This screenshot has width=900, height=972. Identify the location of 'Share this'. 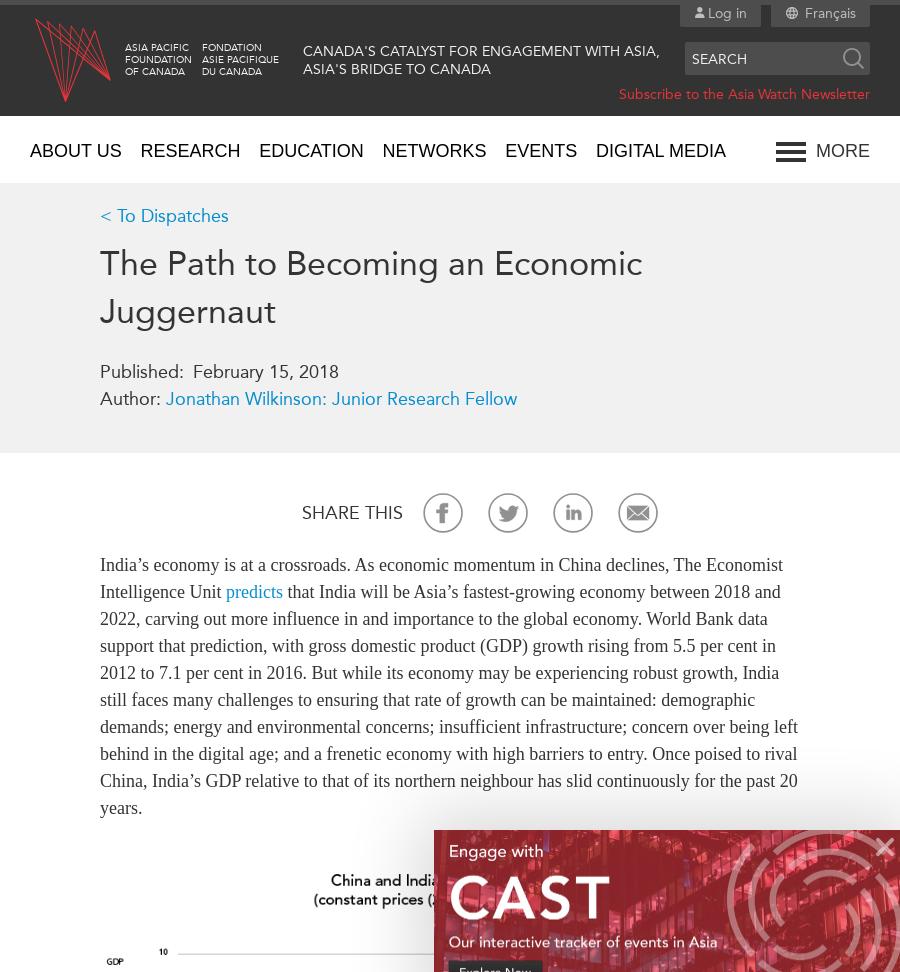
(352, 513).